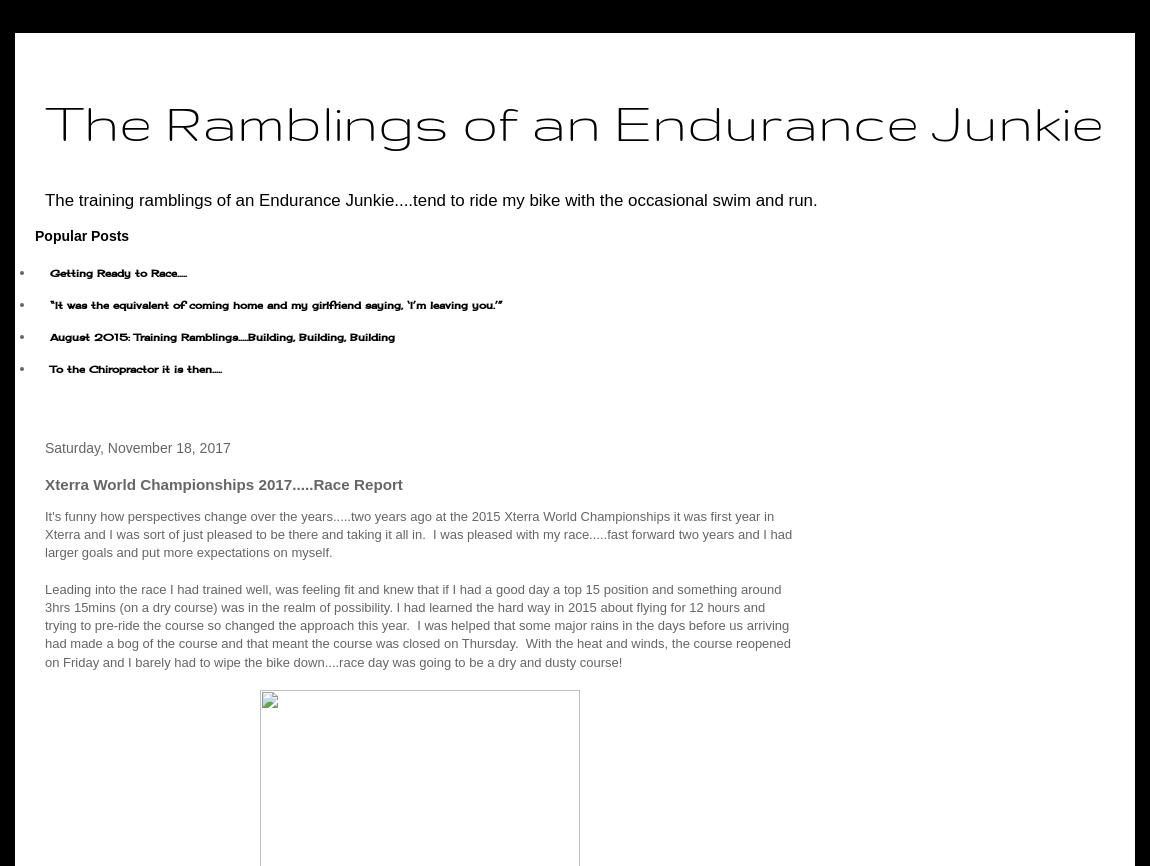 This screenshot has height=866, width=1150. Describe the element at coordinates (49, 368) in the screenshot. I see `'To the Chiropractor it is then.....'` at that location.